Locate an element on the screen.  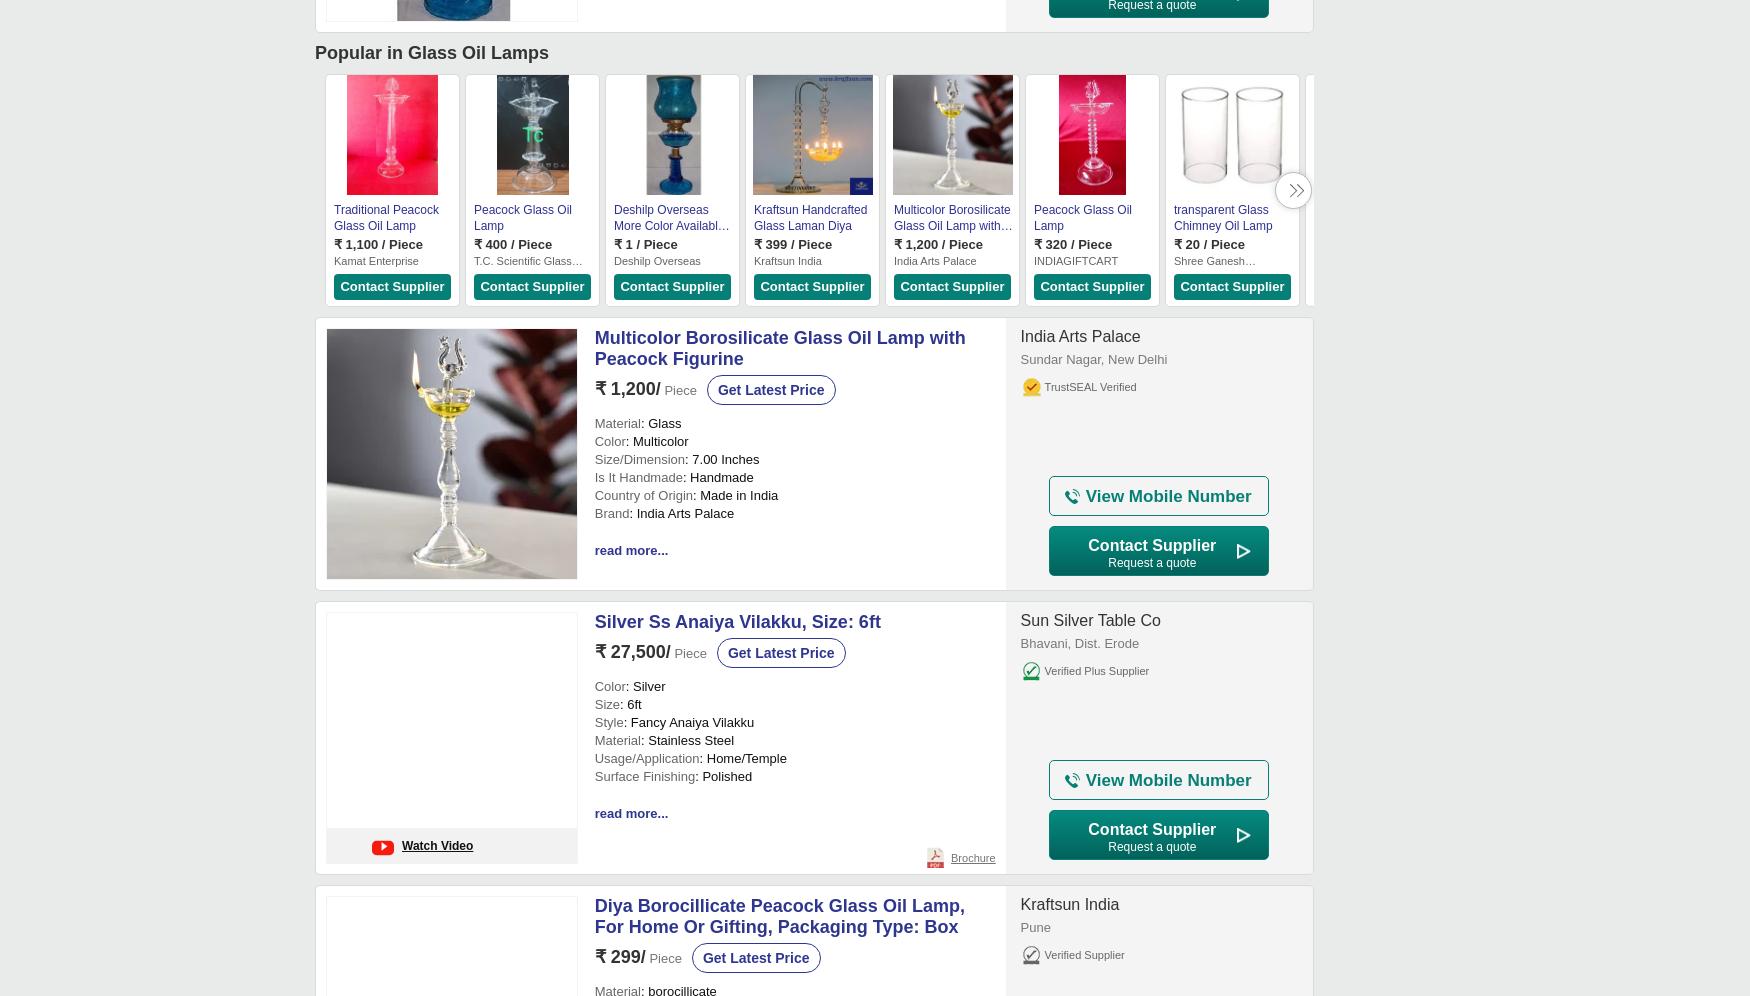
'Size' is located at coordinates (607, 704).